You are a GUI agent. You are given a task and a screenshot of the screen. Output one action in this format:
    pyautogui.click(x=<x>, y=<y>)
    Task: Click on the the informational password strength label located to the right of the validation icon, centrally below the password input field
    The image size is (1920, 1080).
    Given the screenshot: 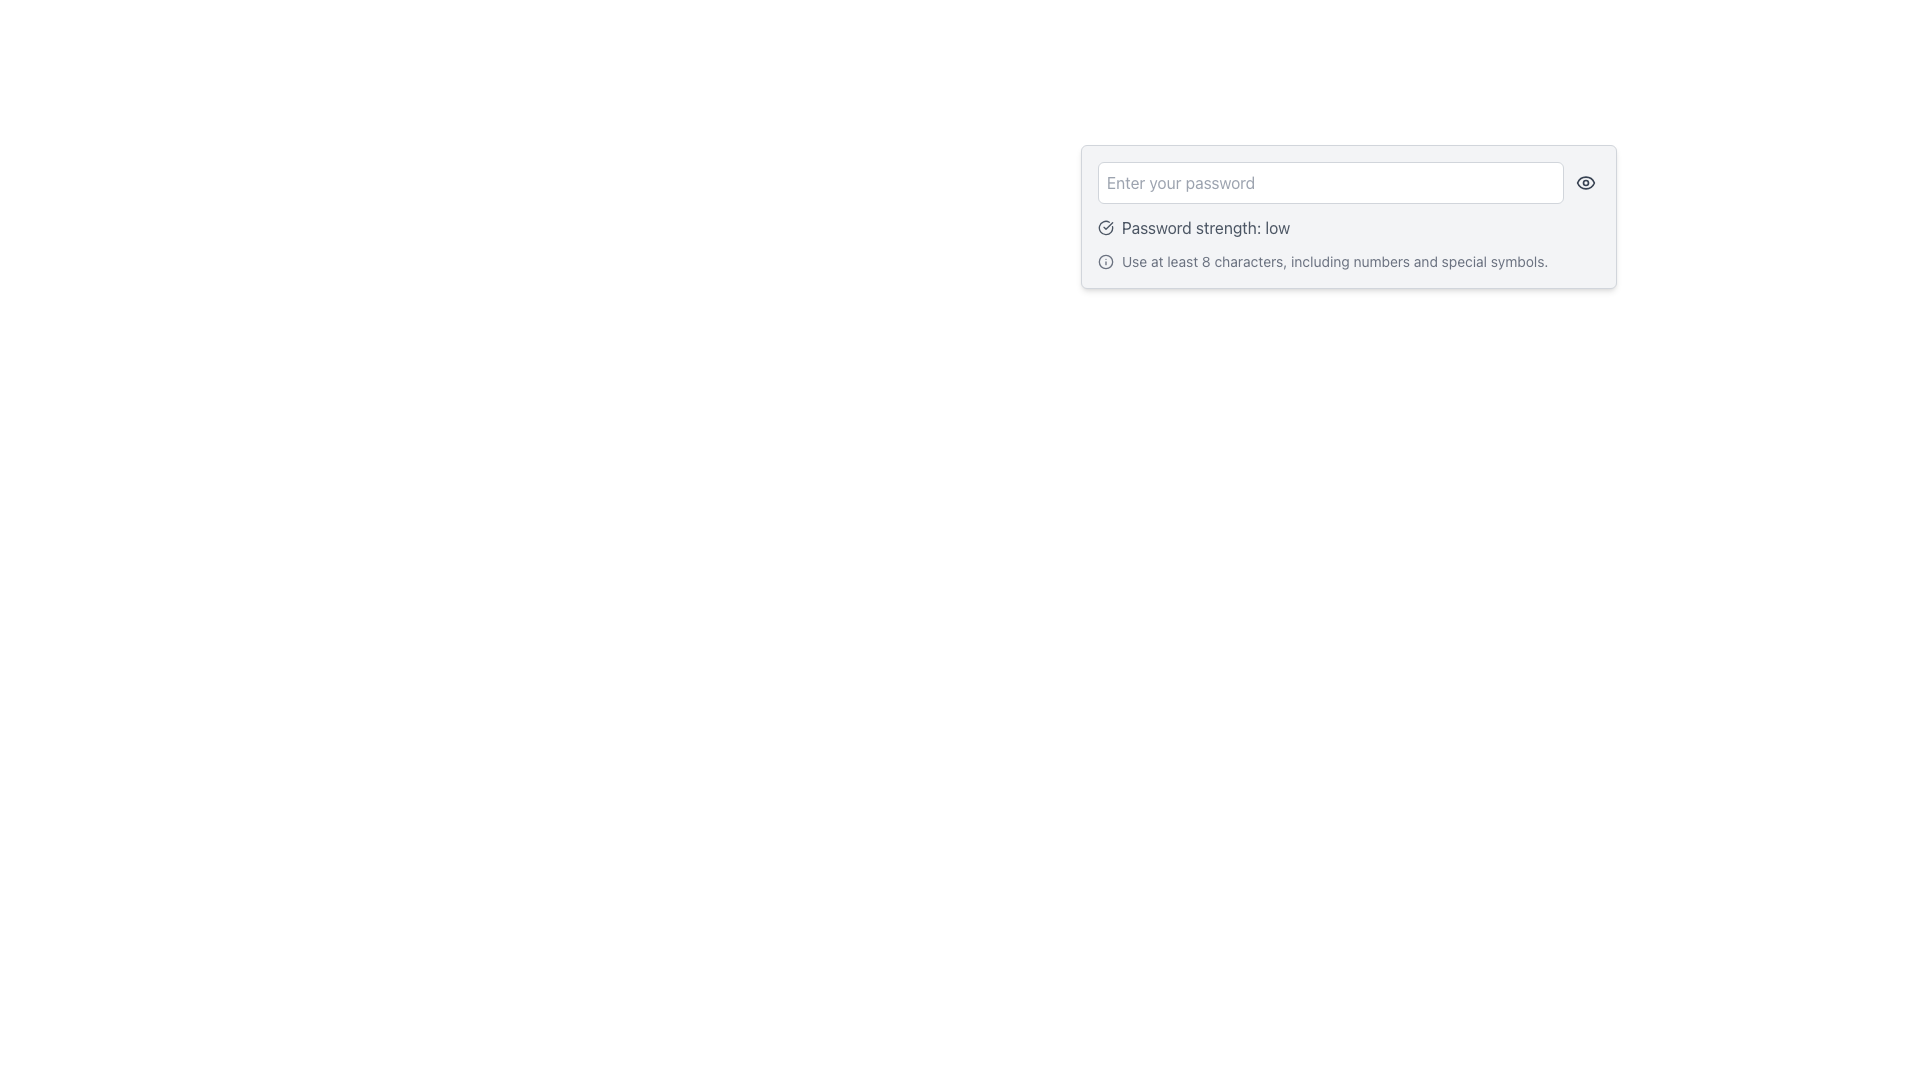 What is the action you would take?
    pyautogui.click(x=1205, y=226)
    